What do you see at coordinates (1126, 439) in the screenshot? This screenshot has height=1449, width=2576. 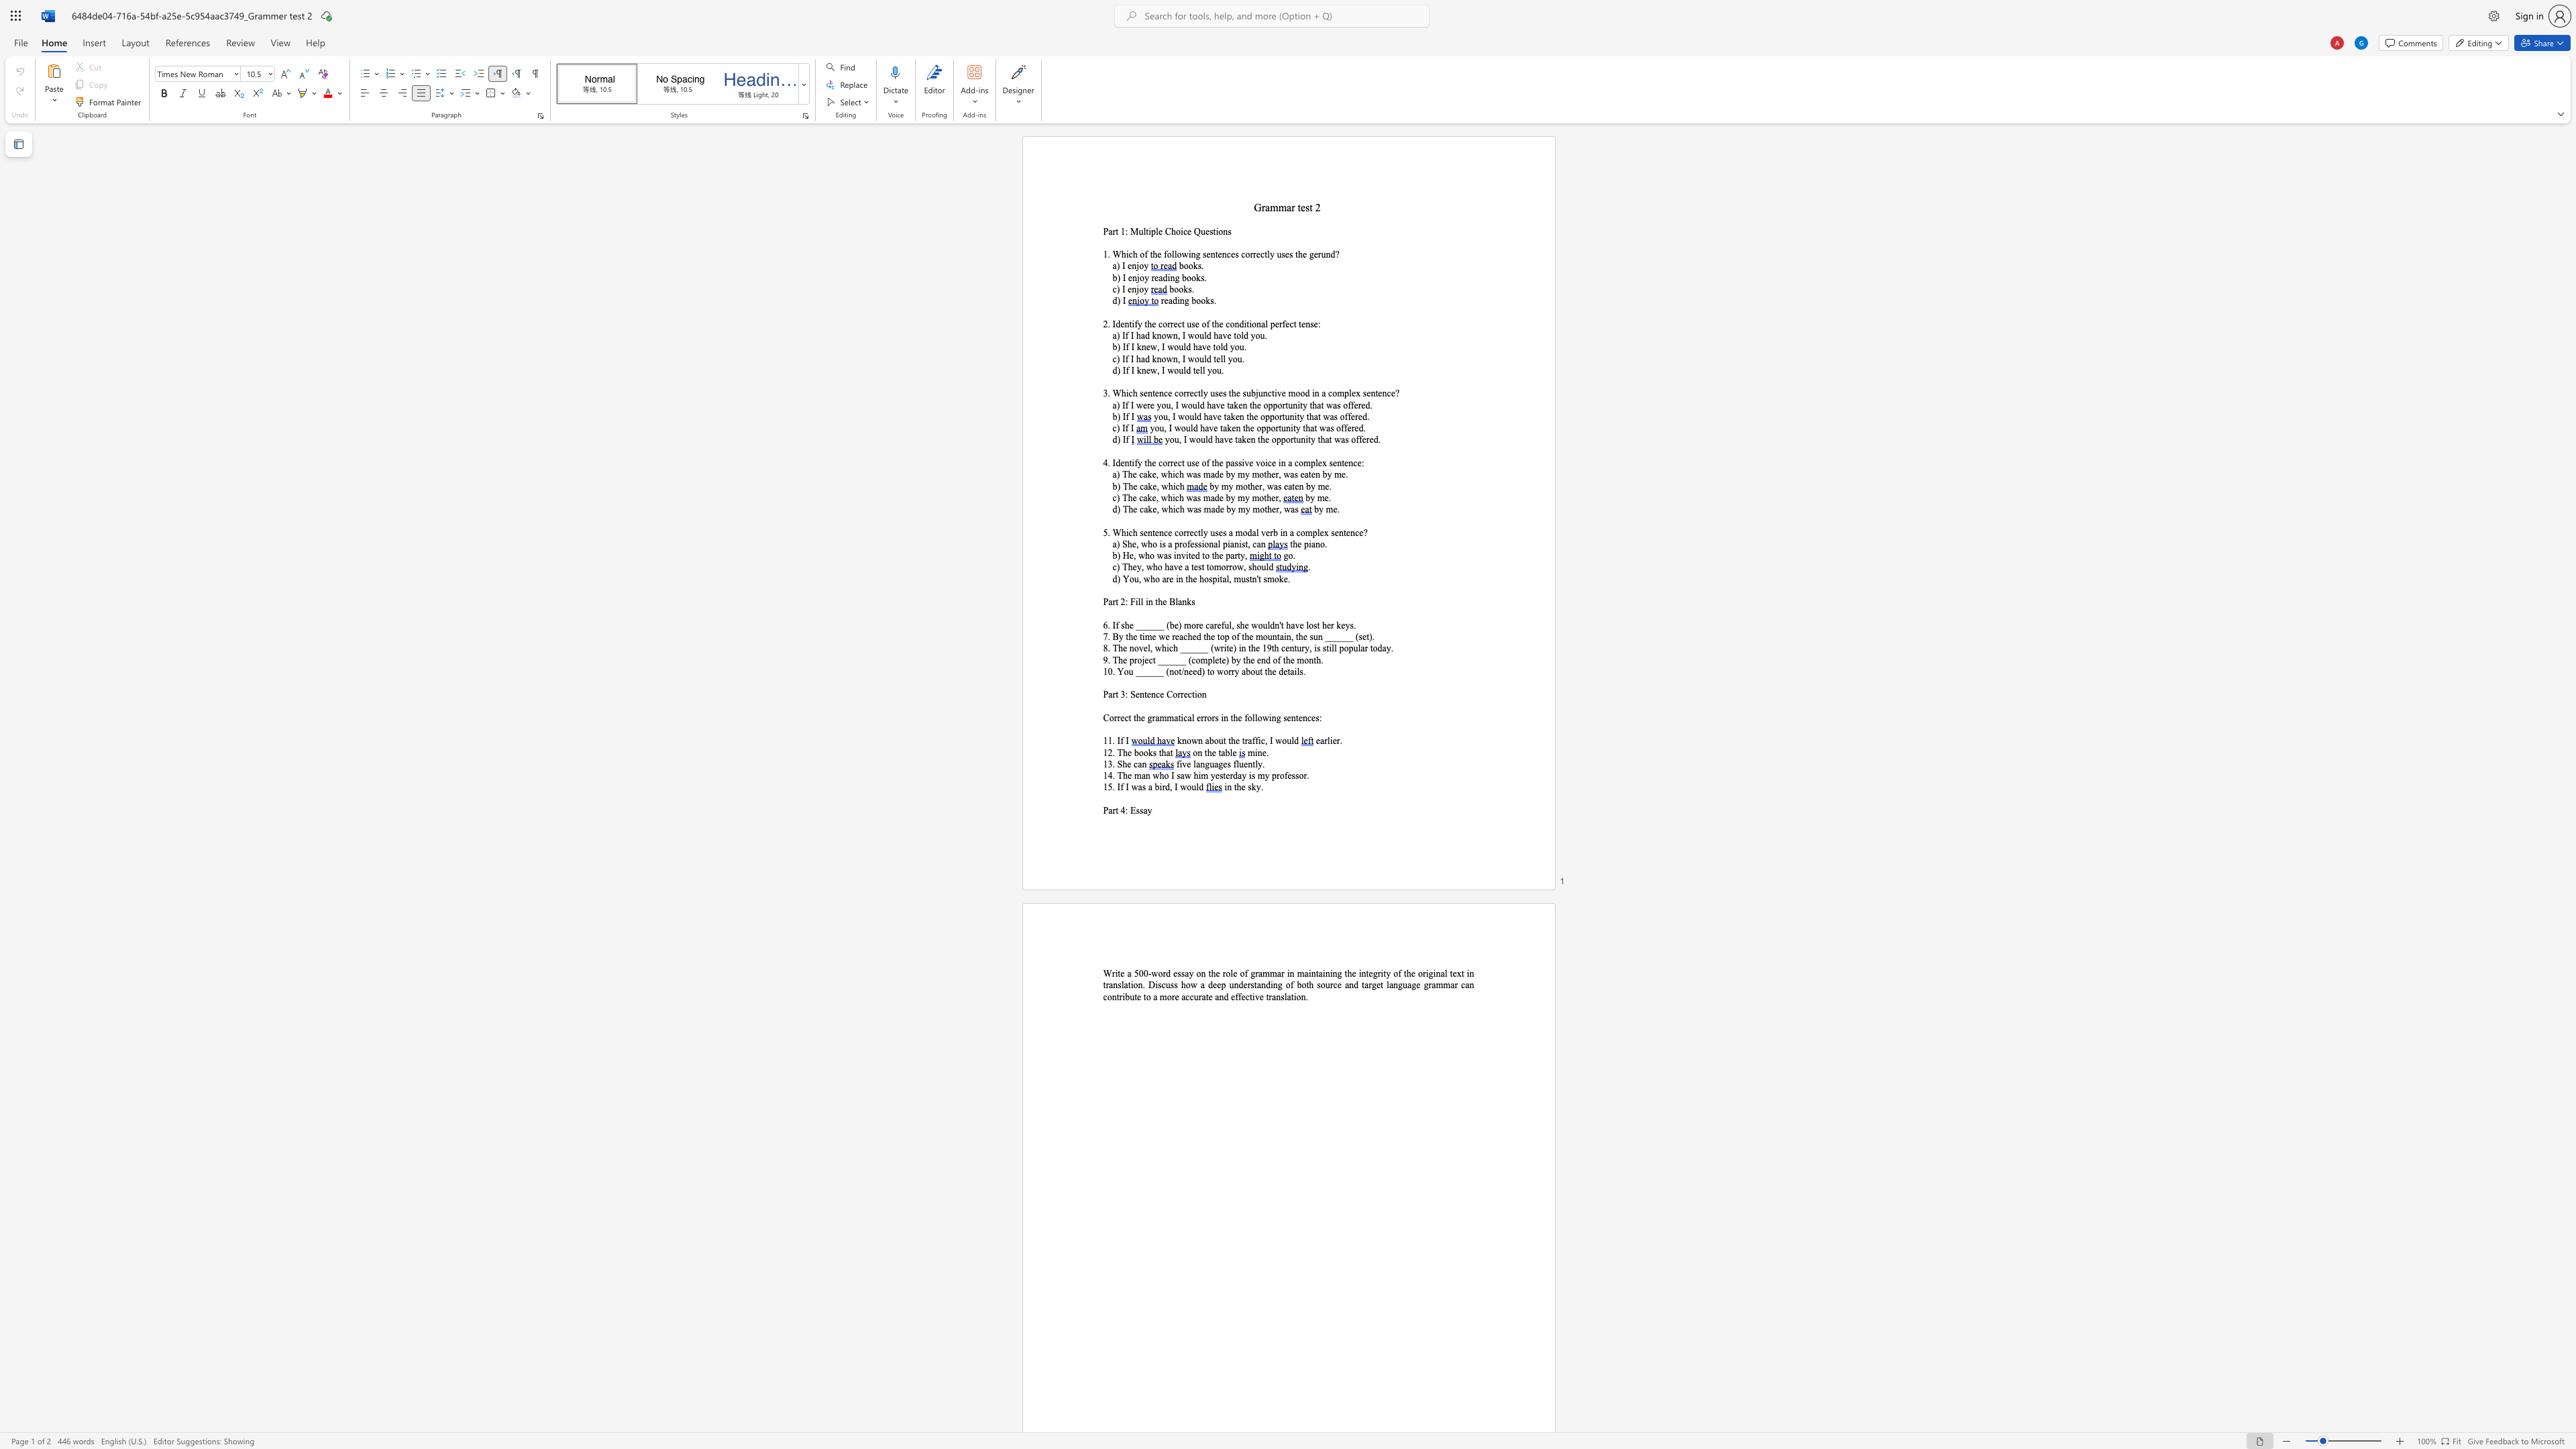 I see `the space between the continuous character "I" and "f" in the text` at bounding box center [1126, 439].